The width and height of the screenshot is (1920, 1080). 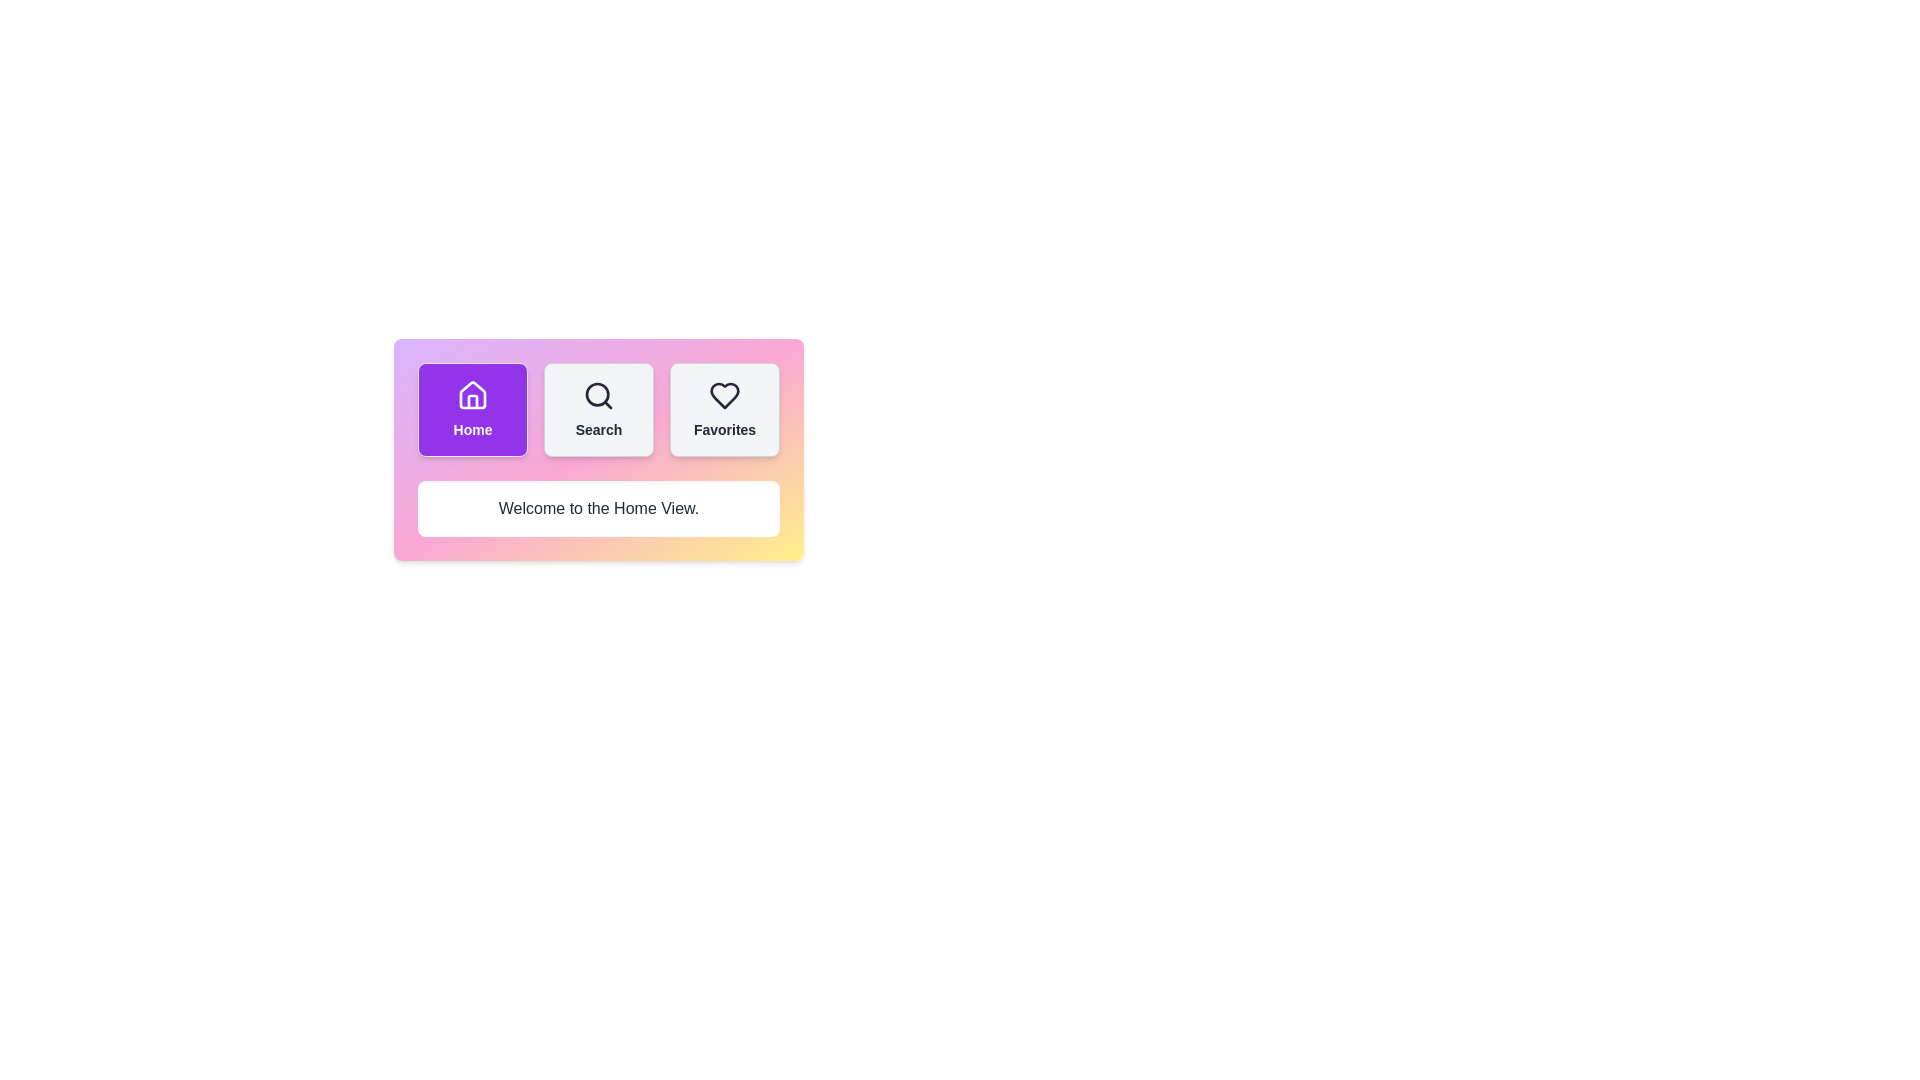 What do you see at coordinates (472, 401) in the screenshot?
I see `the vertical rectangle-like shape within the SVG graphic that represents part of a house structure, located in the lower half of the house icon` at bounding box center [472, 401].